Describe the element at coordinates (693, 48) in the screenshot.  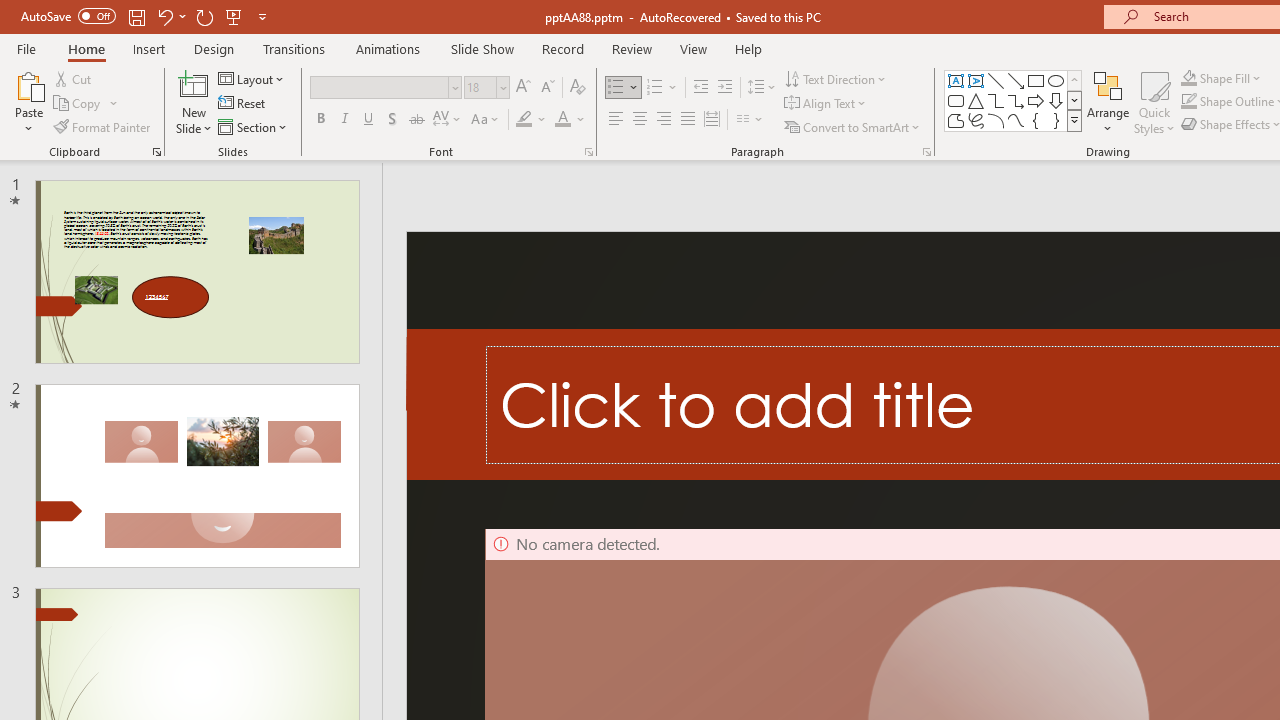
I see `'View'` at that location.